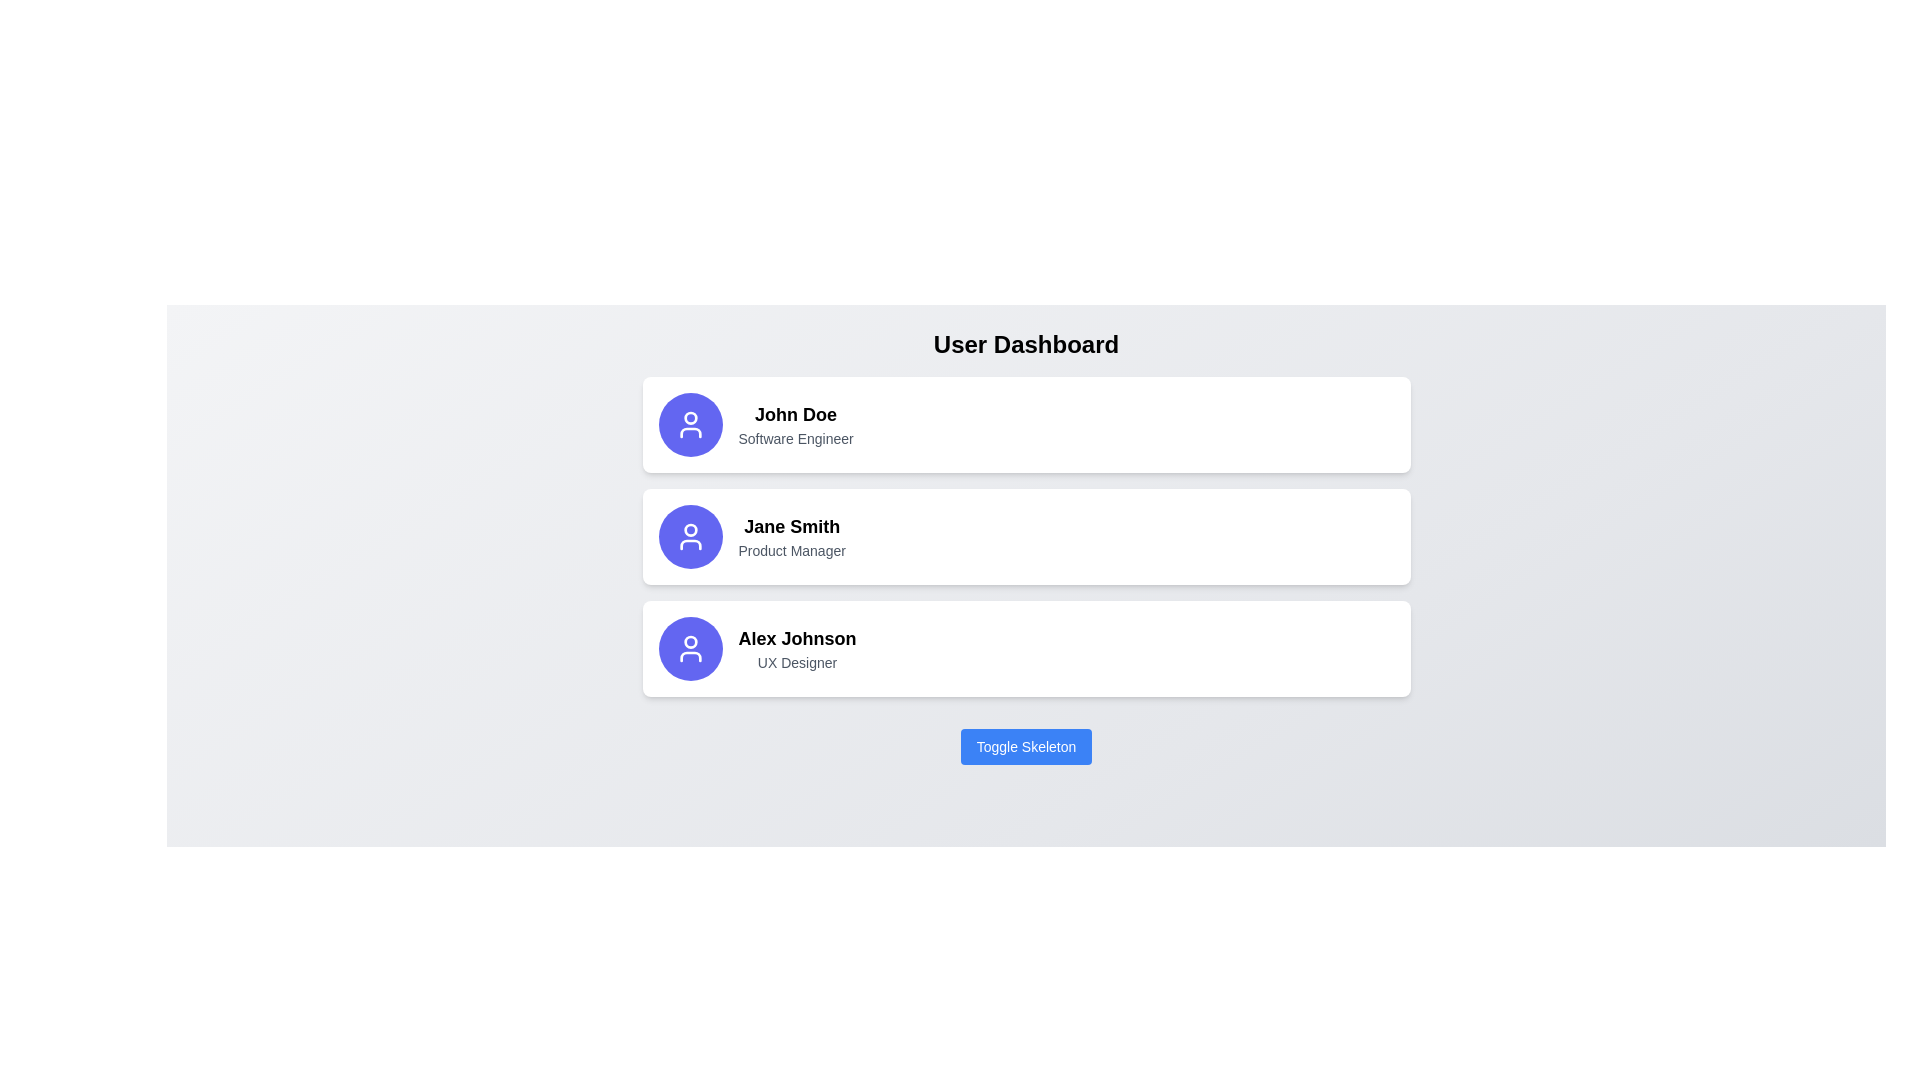 This screenshot has height=1080, width=1920. I want to click on the avatar icon located in the upper-left corner of the card for 'Jane Smith - Product Manager', so click(690, 535).